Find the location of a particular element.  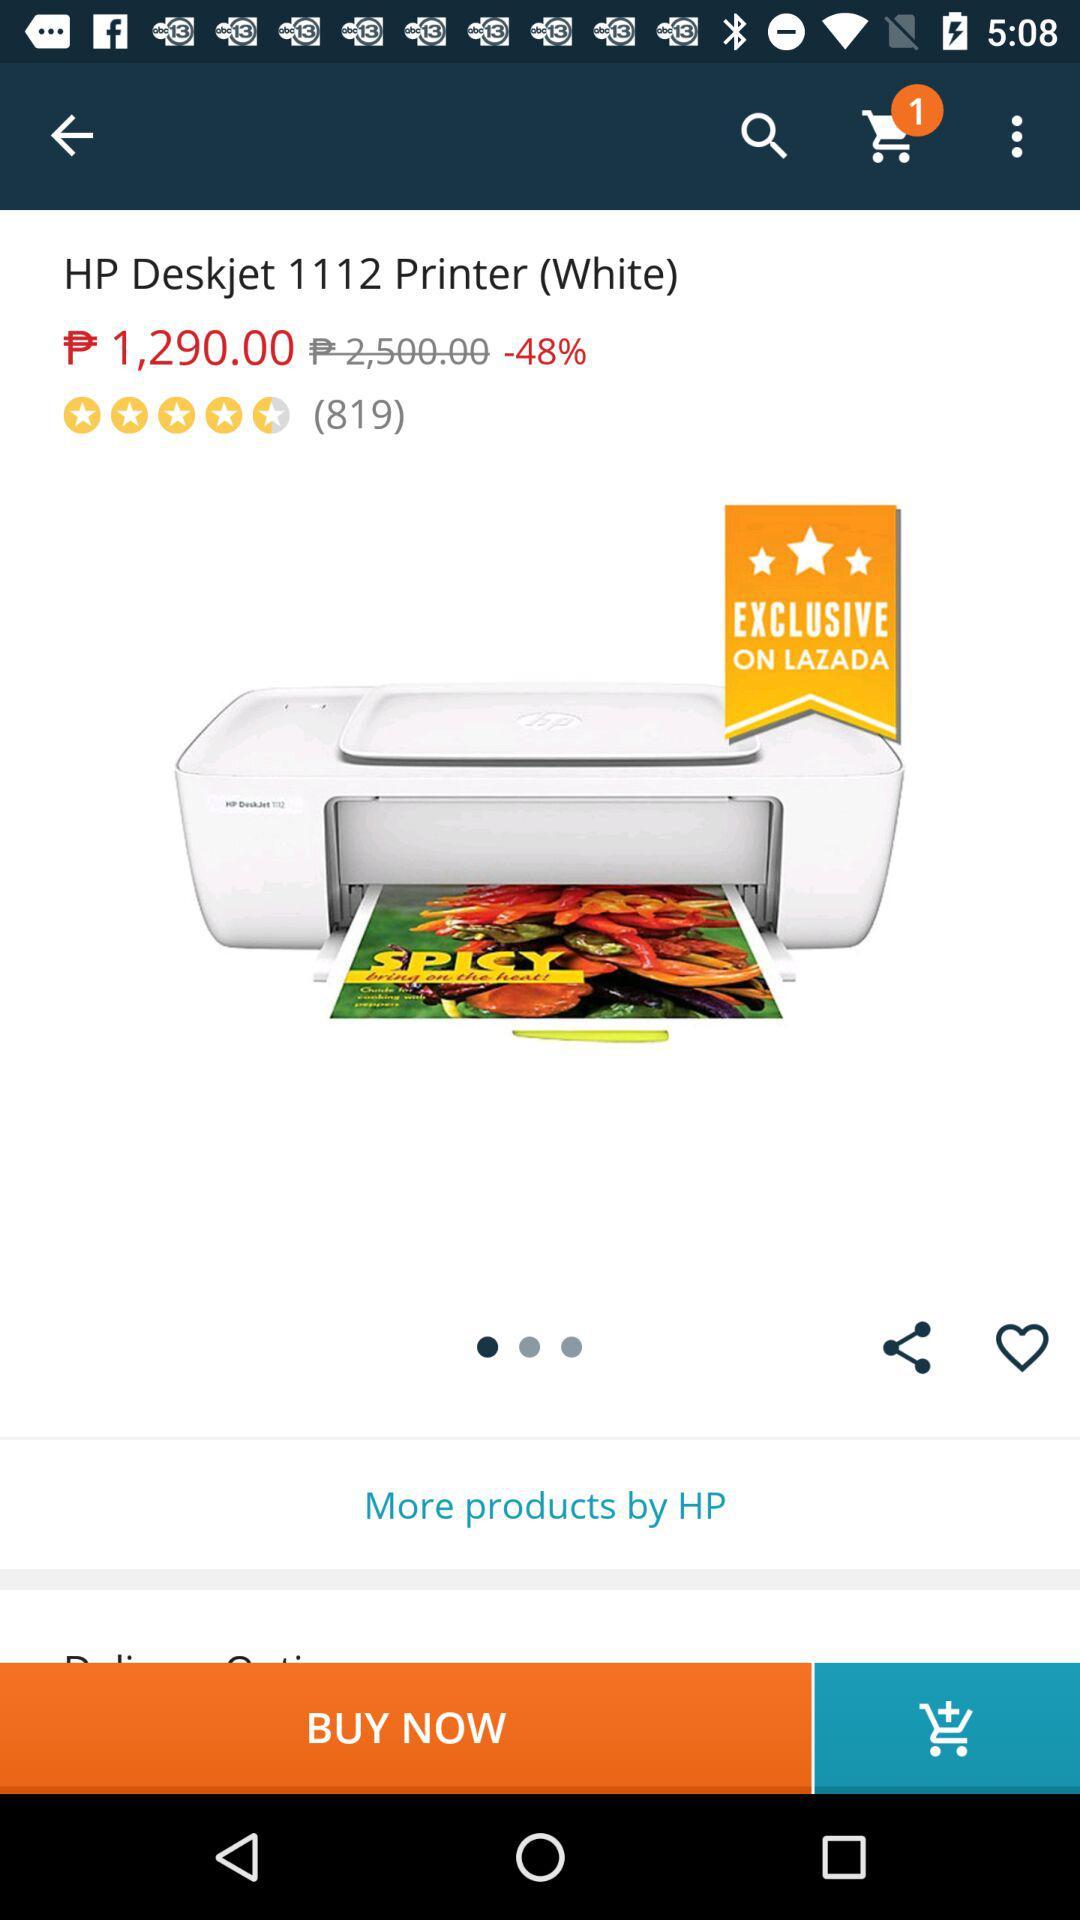

the more products by item is located at coordinates (540, 1504).